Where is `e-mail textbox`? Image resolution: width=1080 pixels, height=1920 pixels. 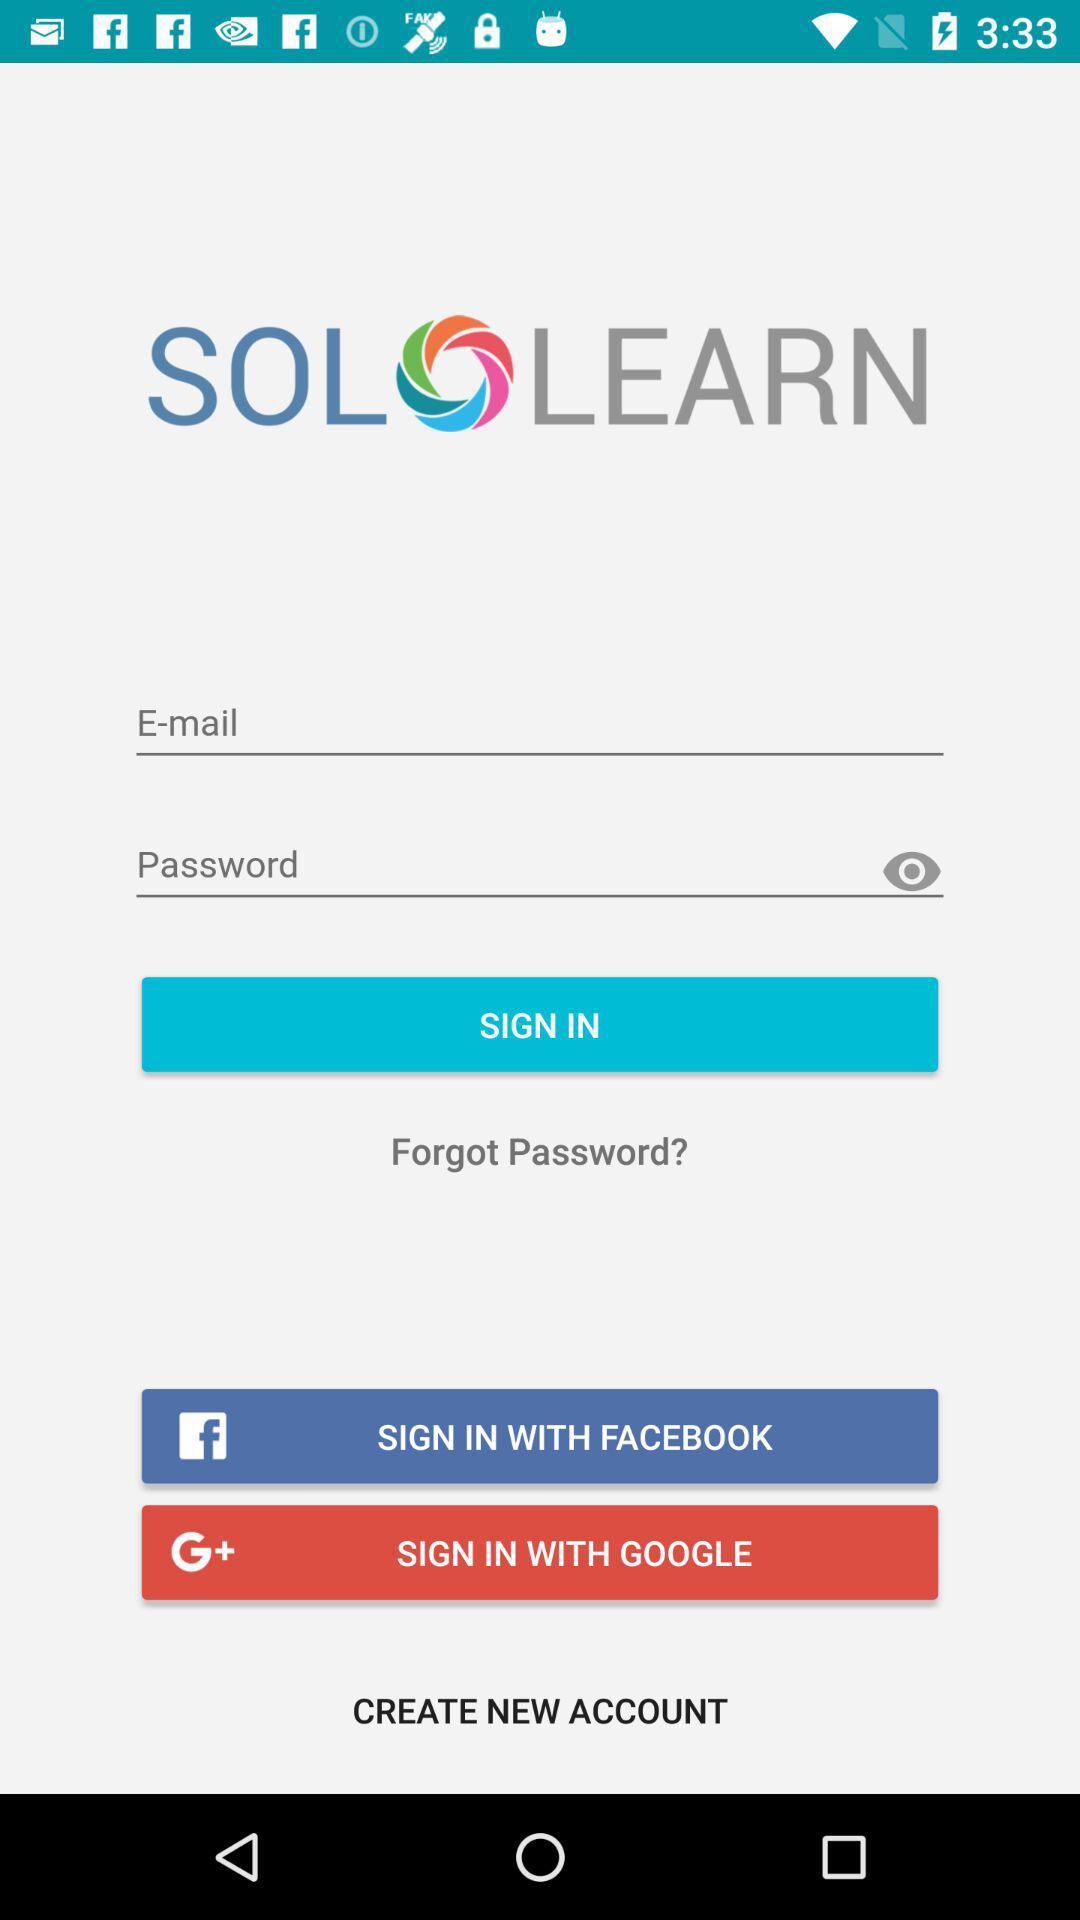
e-mail textbox is located at coordinates (540, 723).